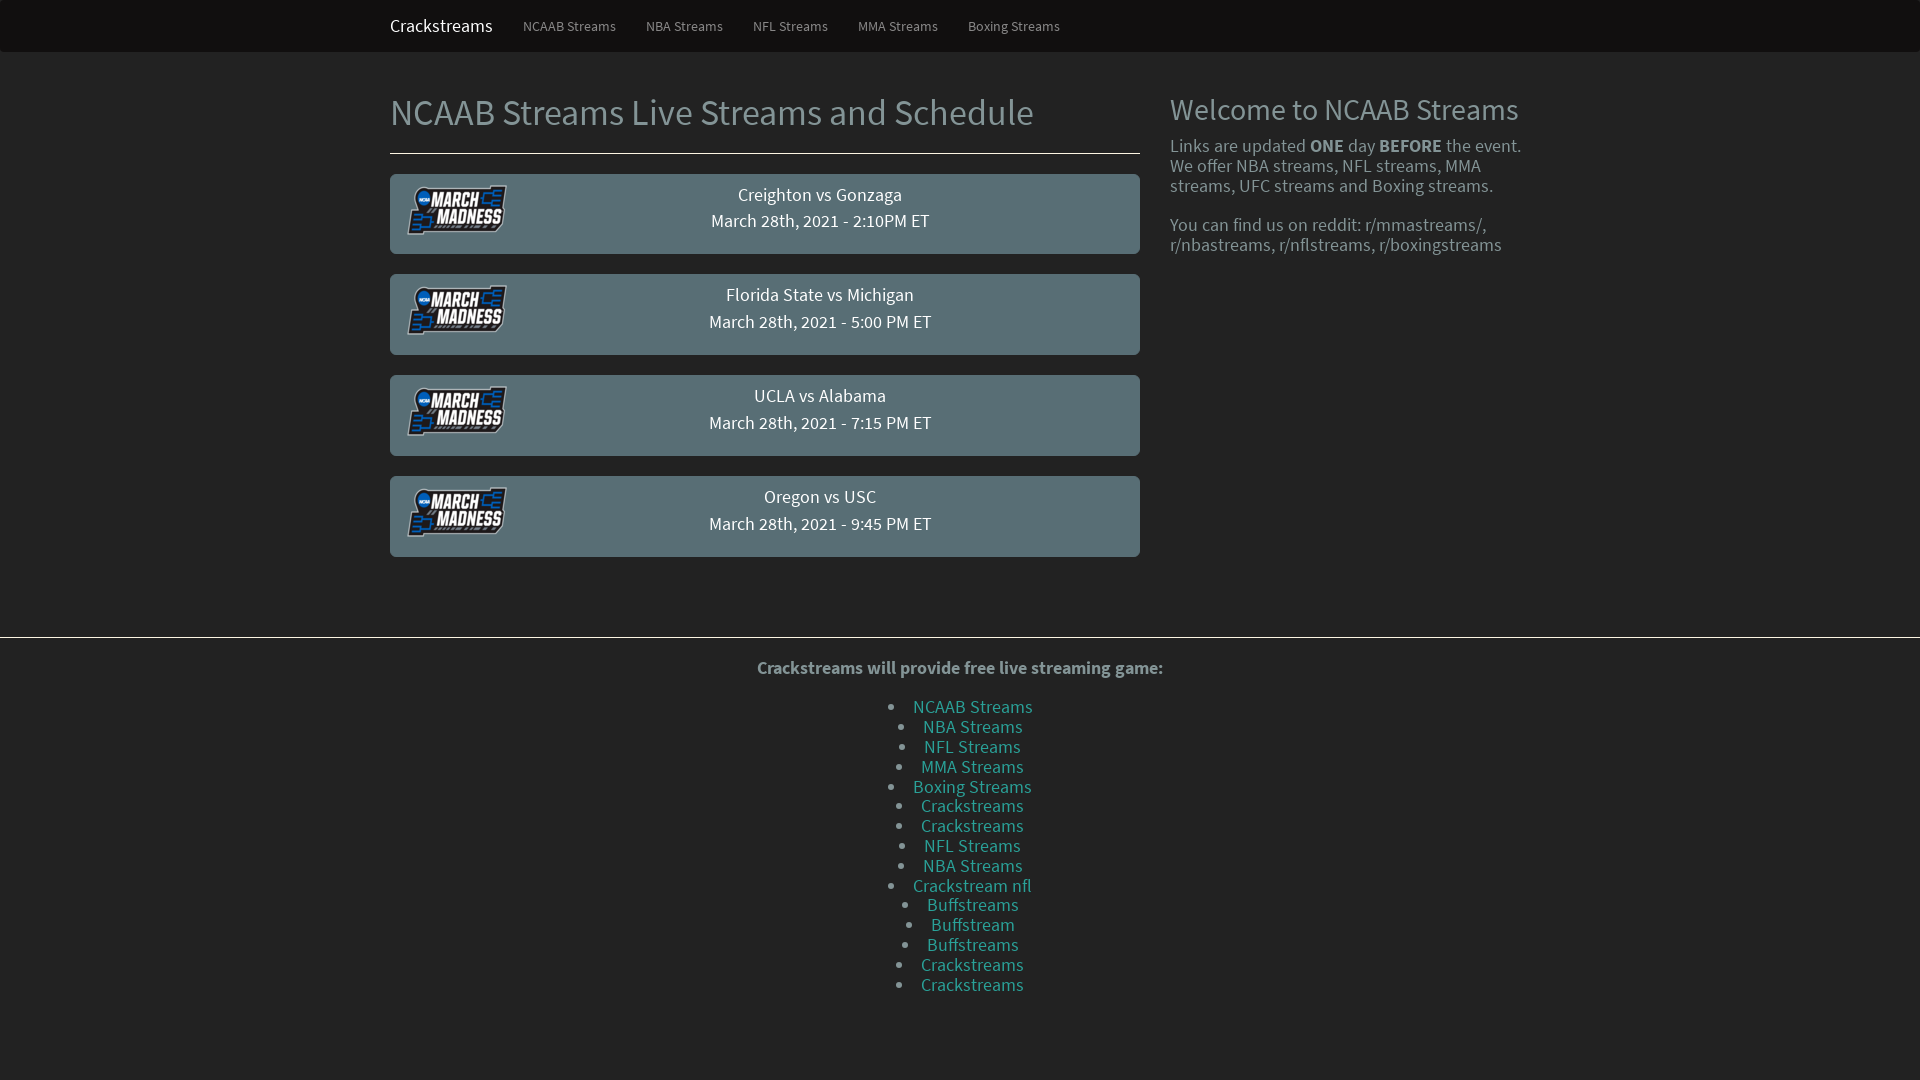  I want to click on 'Crackstreams', so click(972, 825).